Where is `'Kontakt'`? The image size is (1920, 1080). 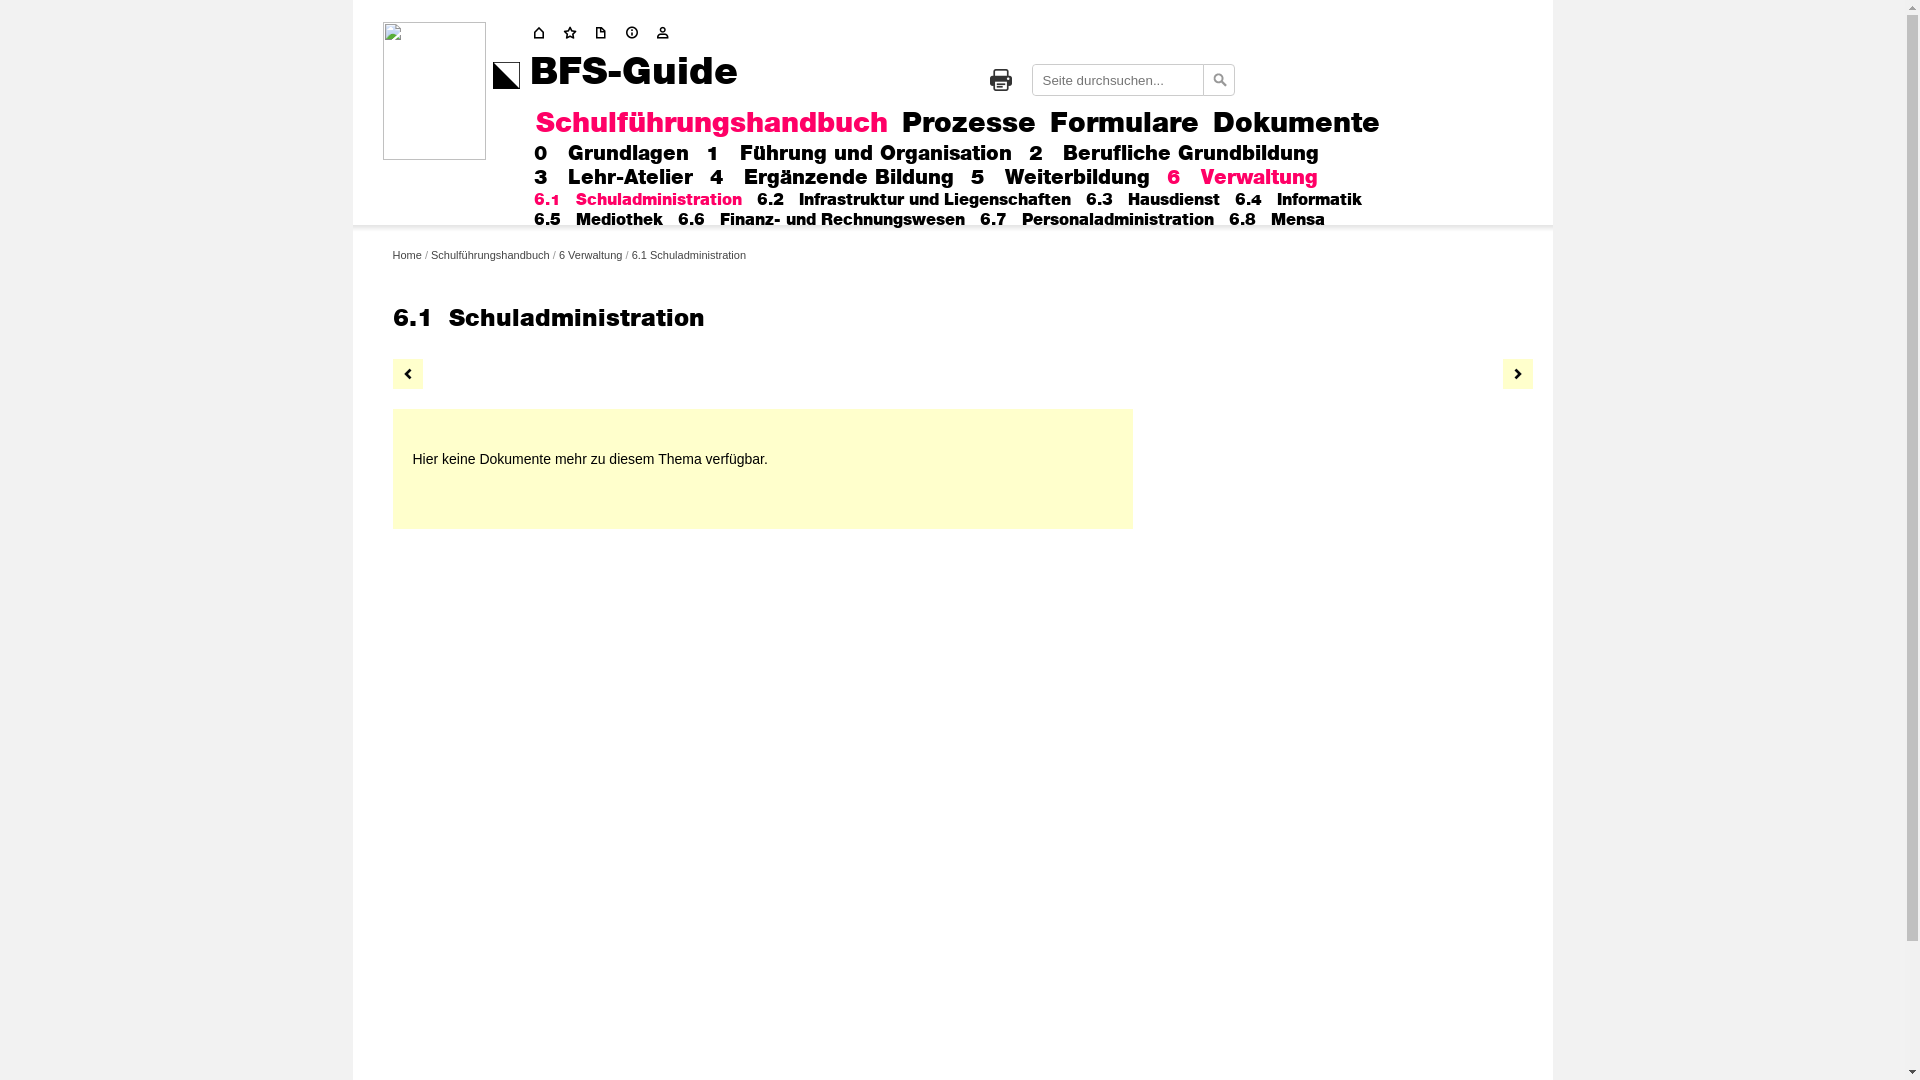 'Kontakt' is located at coordinates (666, 33).